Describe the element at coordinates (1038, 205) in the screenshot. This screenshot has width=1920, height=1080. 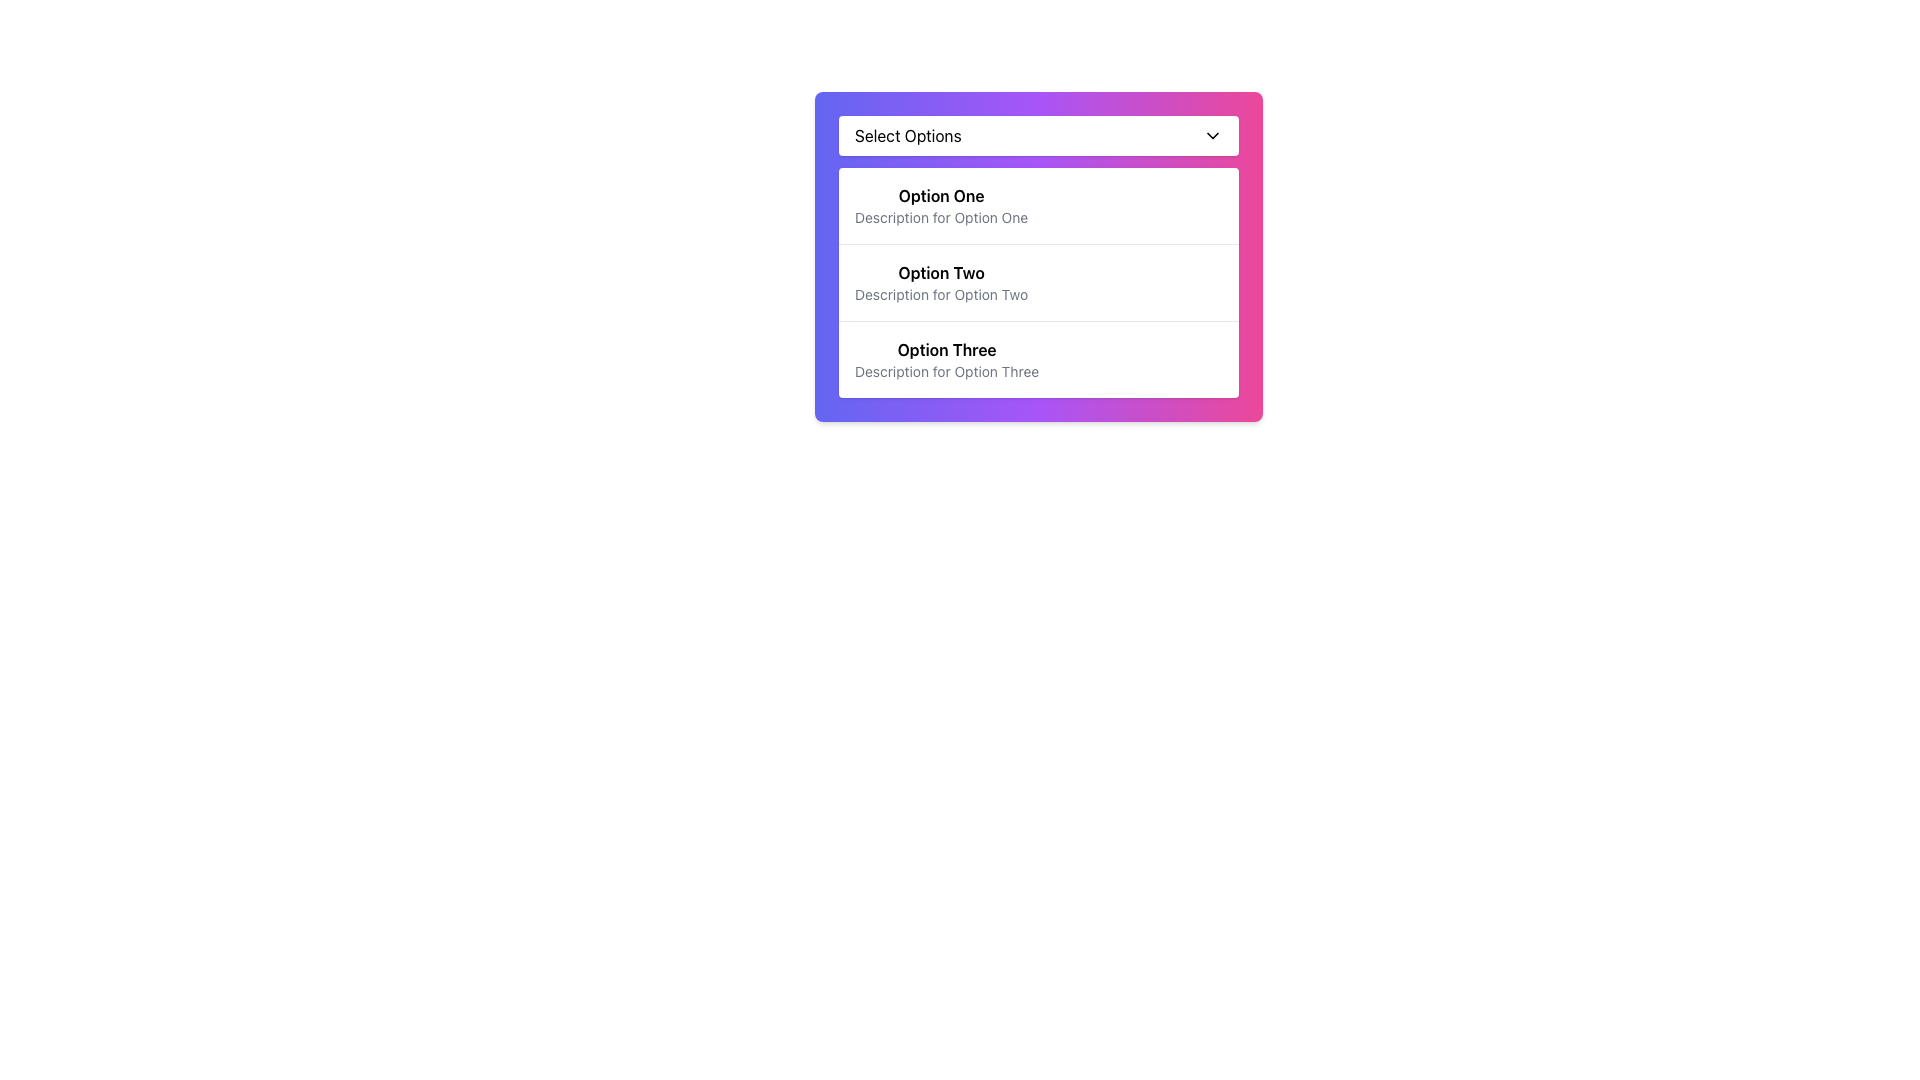
I see `the first option in the dropdown menu located below 'Select Options'` at that location.